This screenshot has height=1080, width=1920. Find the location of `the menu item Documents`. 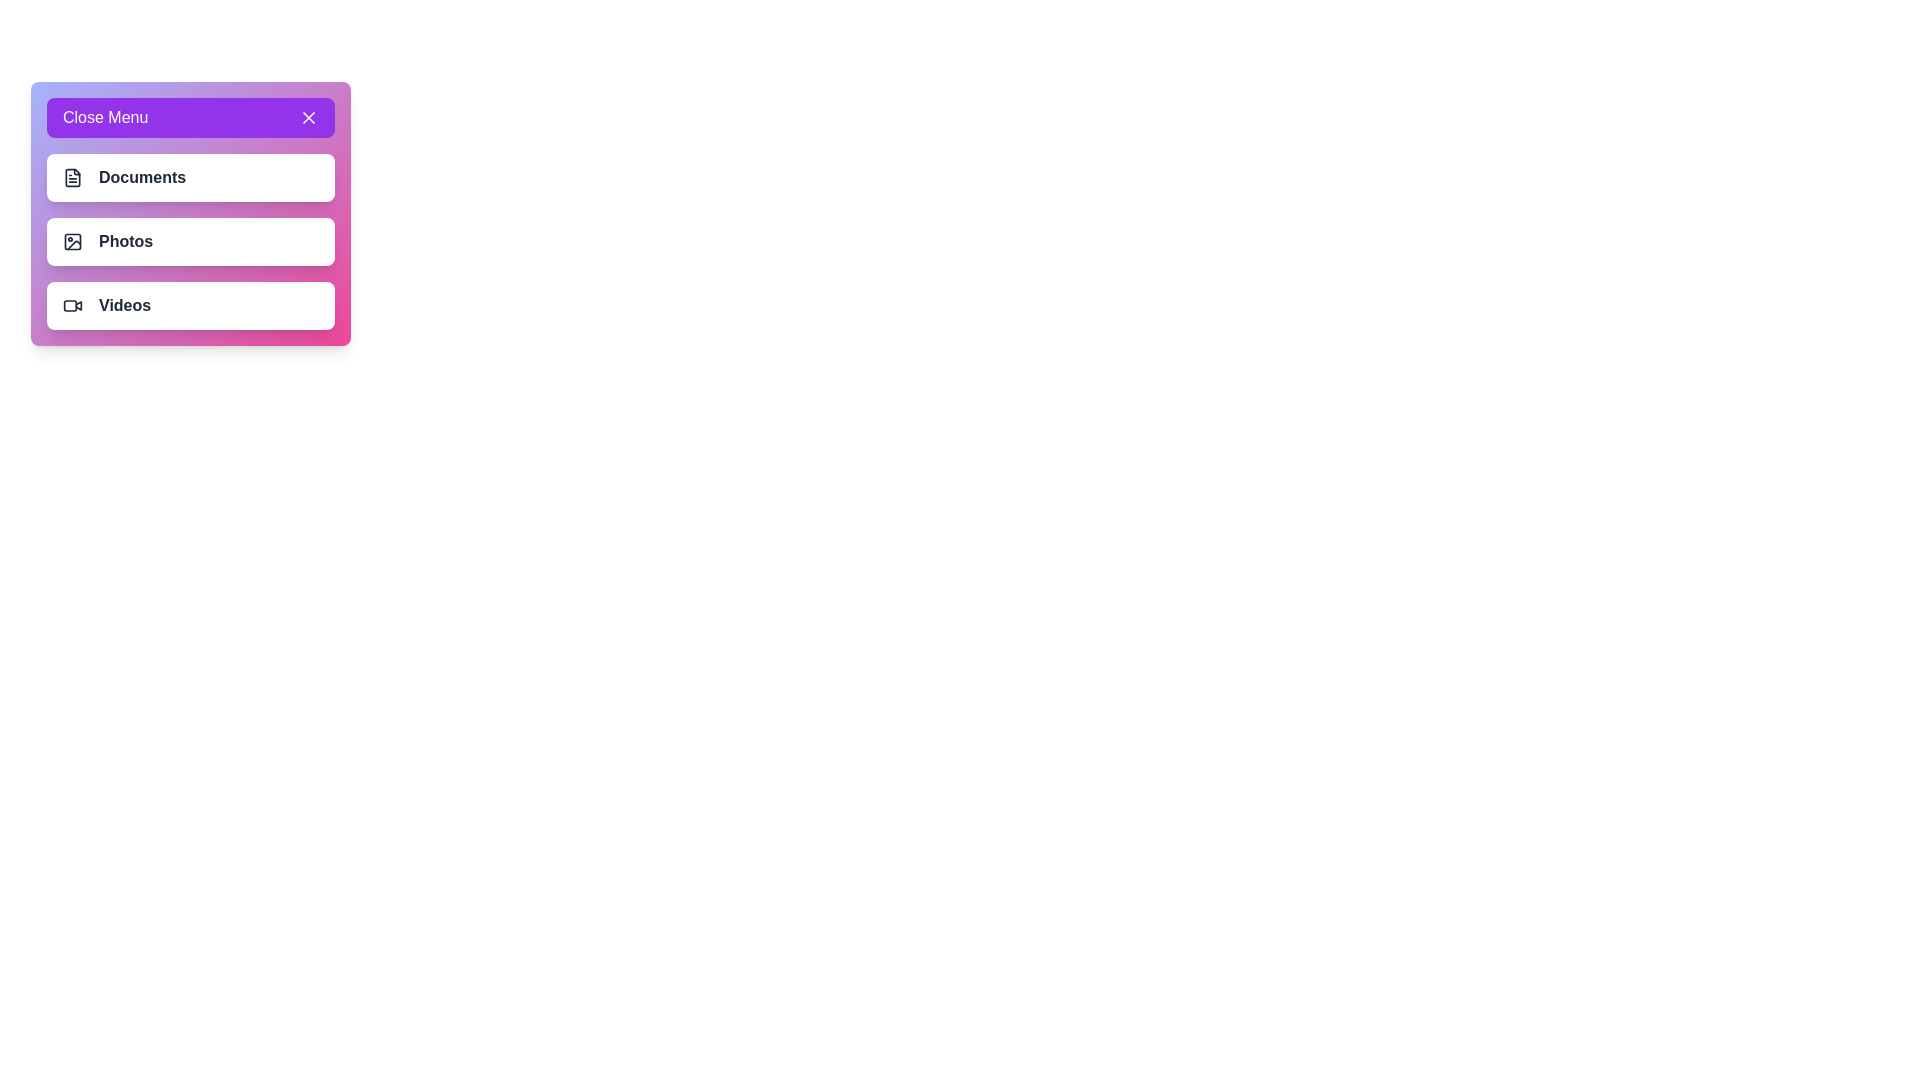

the menu item Documents is located at coordinates (72, 176).